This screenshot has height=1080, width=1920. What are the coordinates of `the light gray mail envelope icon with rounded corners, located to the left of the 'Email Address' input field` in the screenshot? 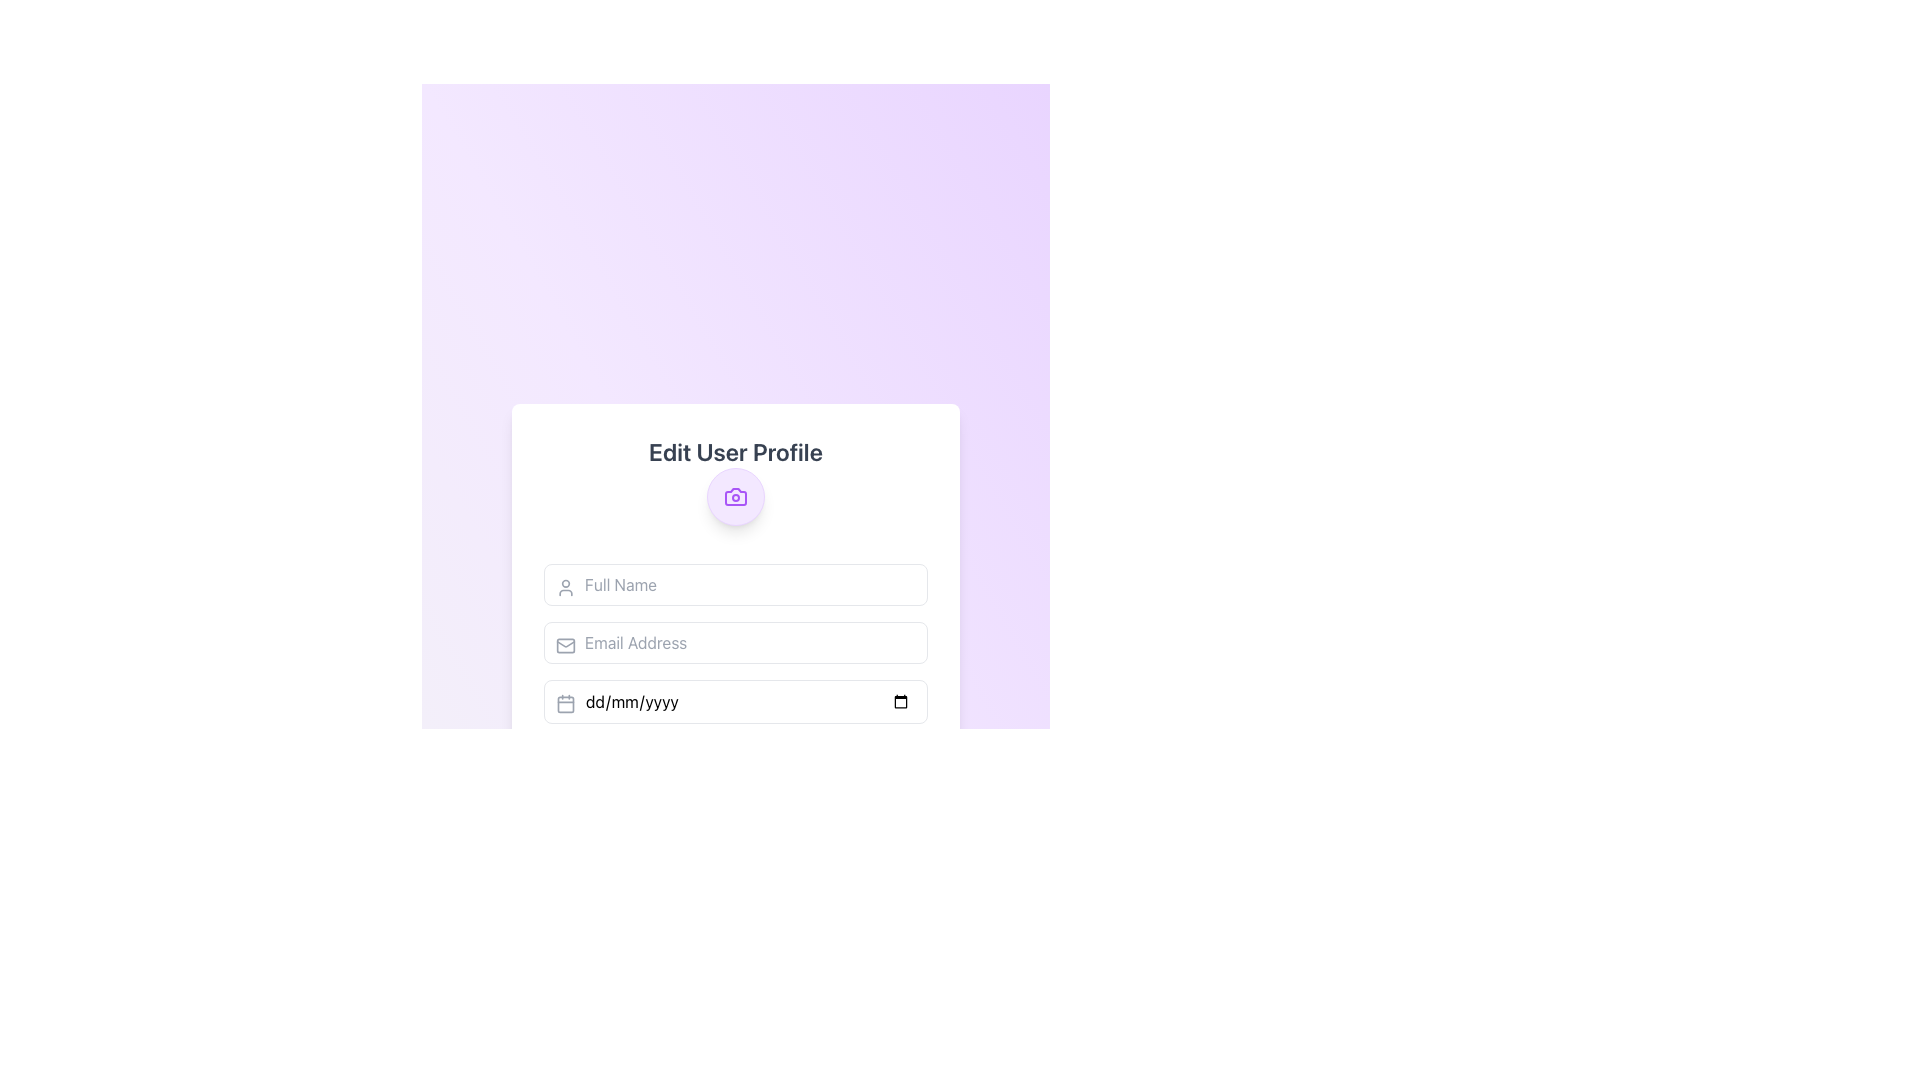 It's located at (565, 645).